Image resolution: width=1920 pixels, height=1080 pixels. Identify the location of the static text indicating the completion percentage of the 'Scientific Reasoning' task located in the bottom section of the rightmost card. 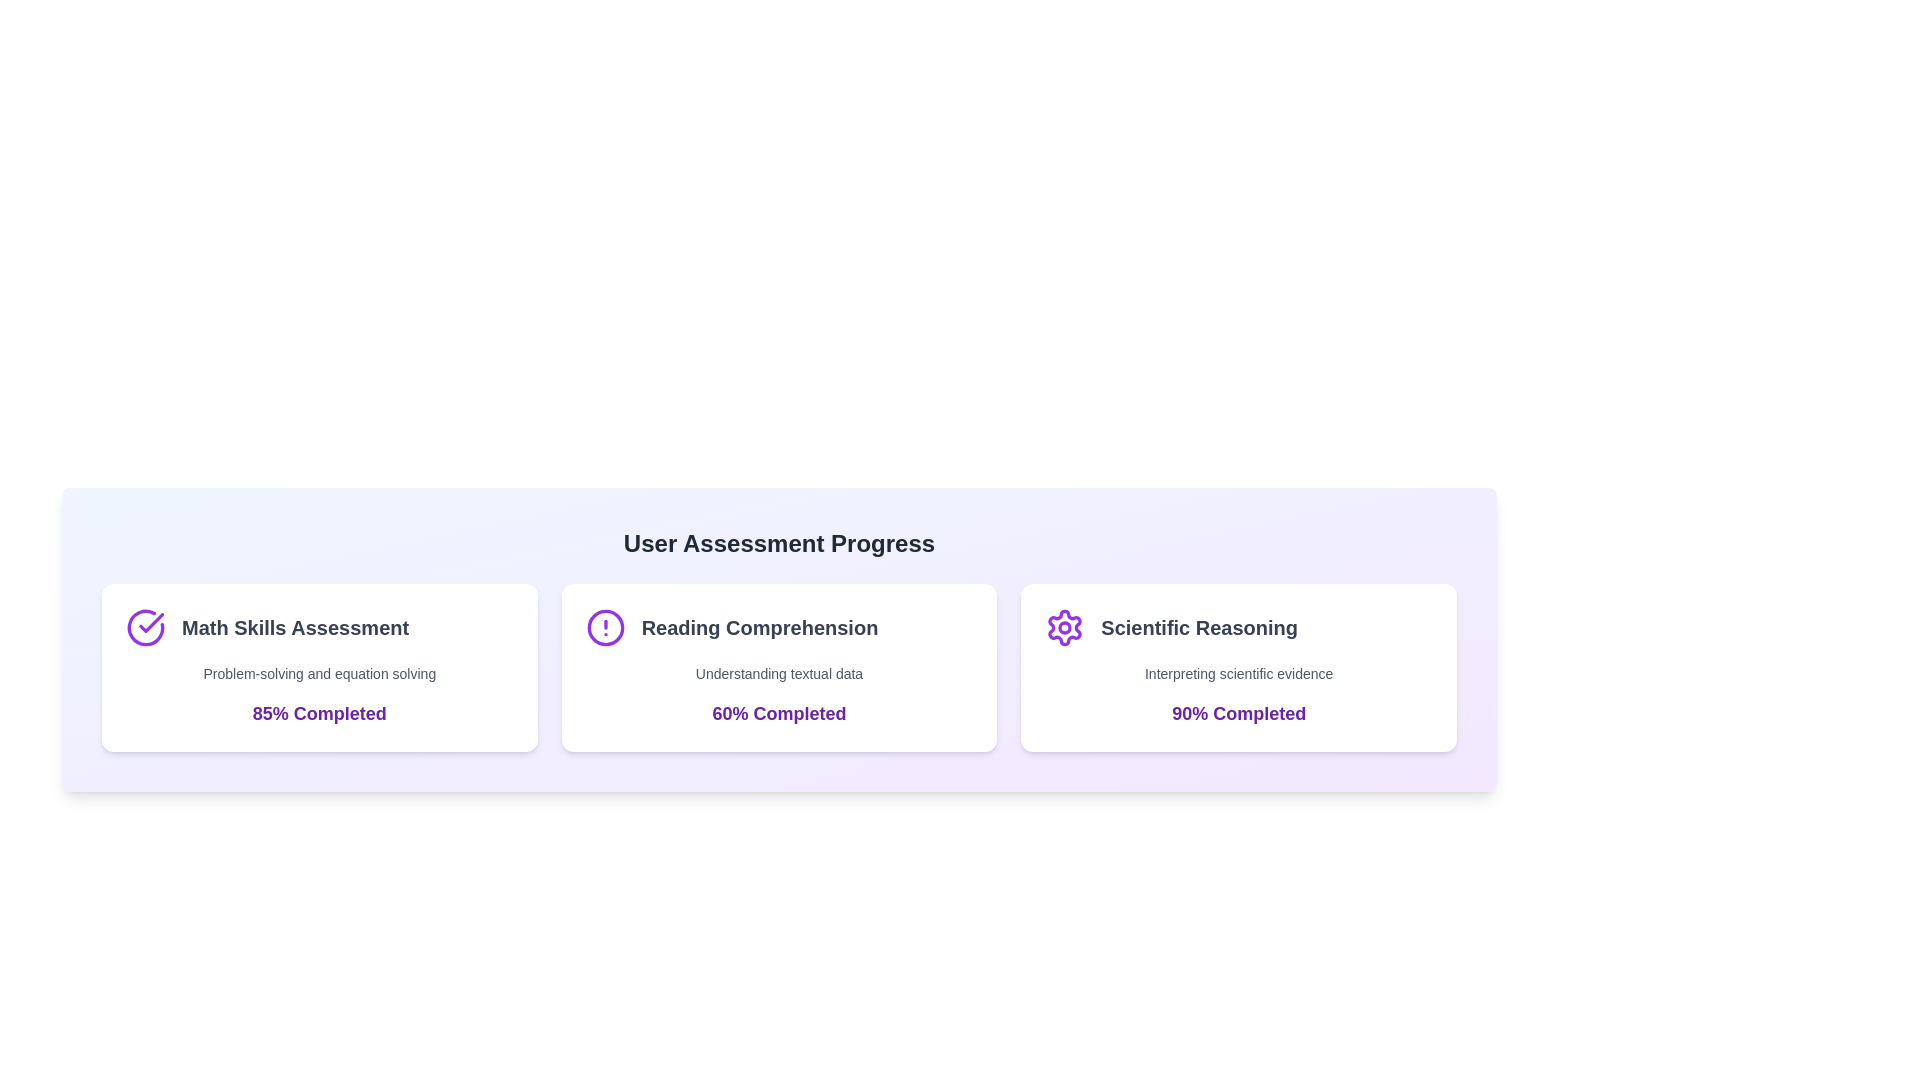
(1238, 712).